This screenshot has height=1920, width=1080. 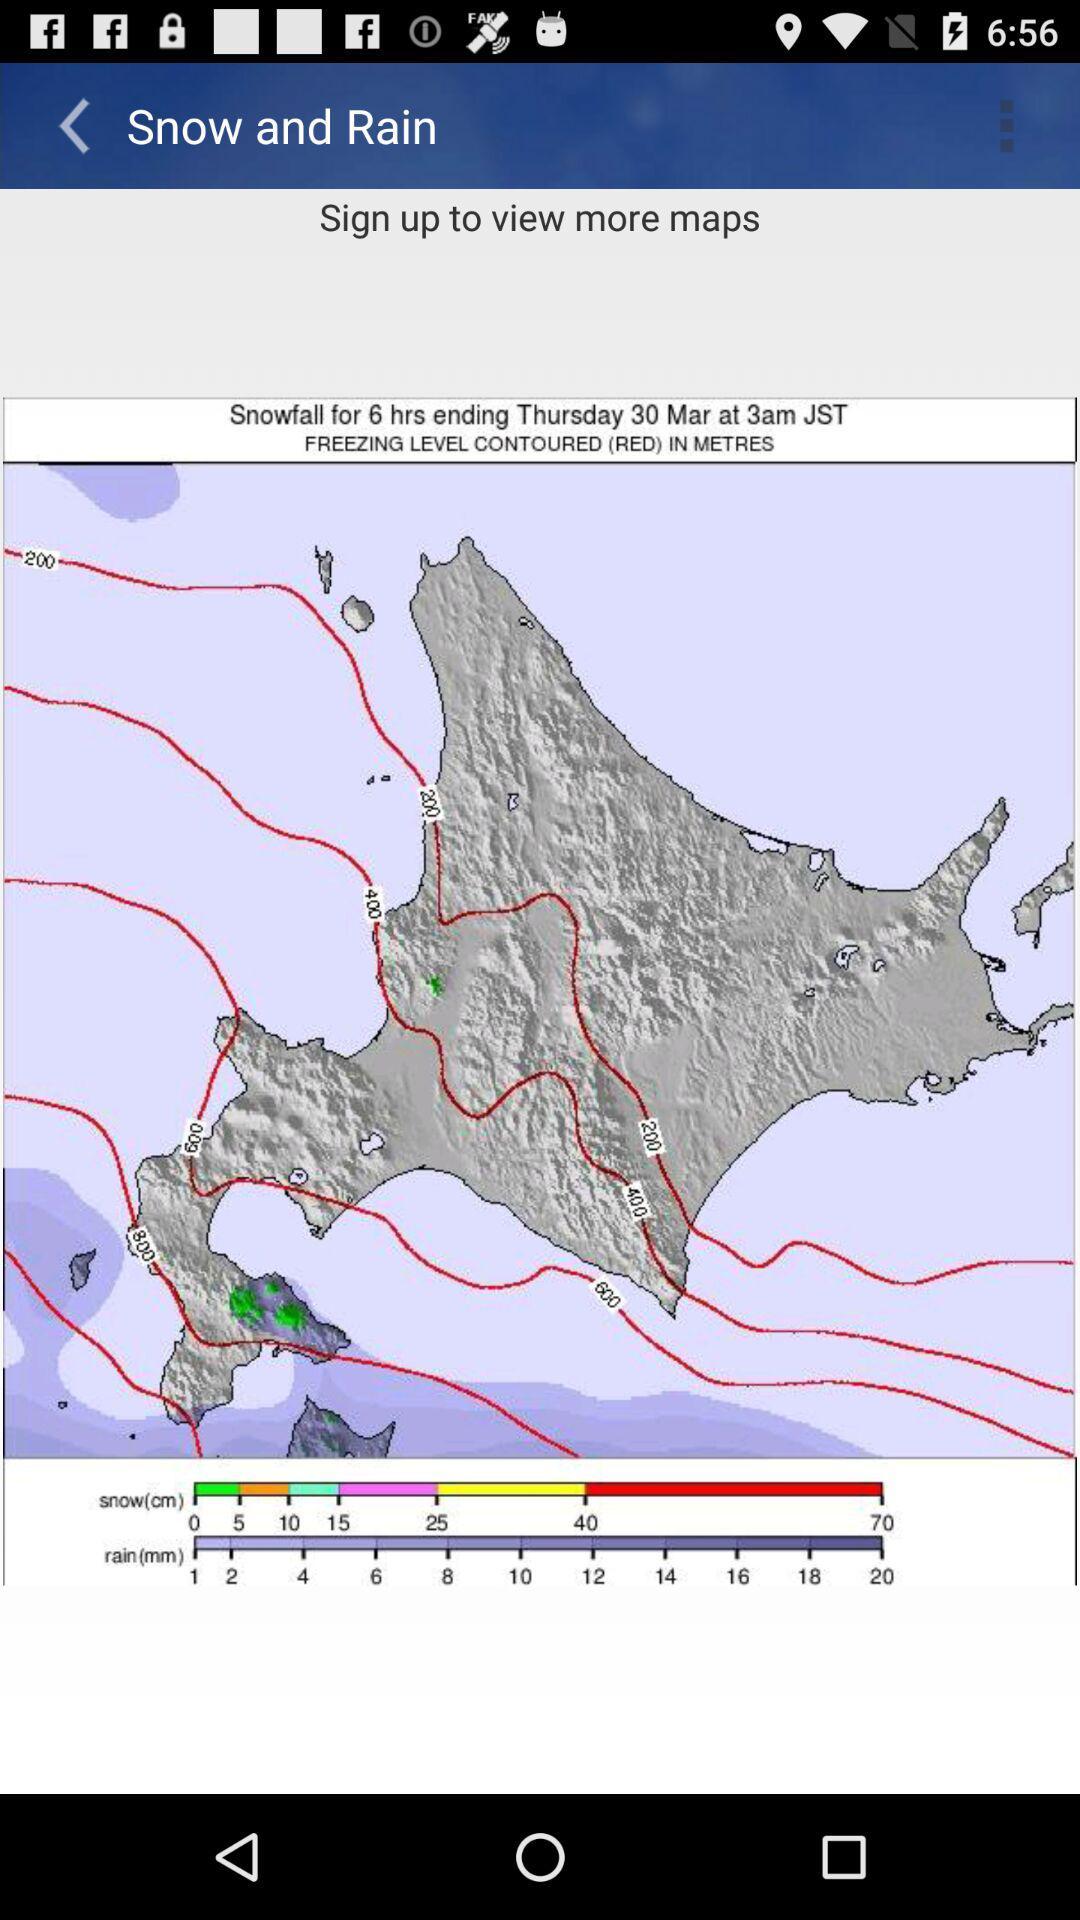 I want to click on the image, so click(x=540, y=991).